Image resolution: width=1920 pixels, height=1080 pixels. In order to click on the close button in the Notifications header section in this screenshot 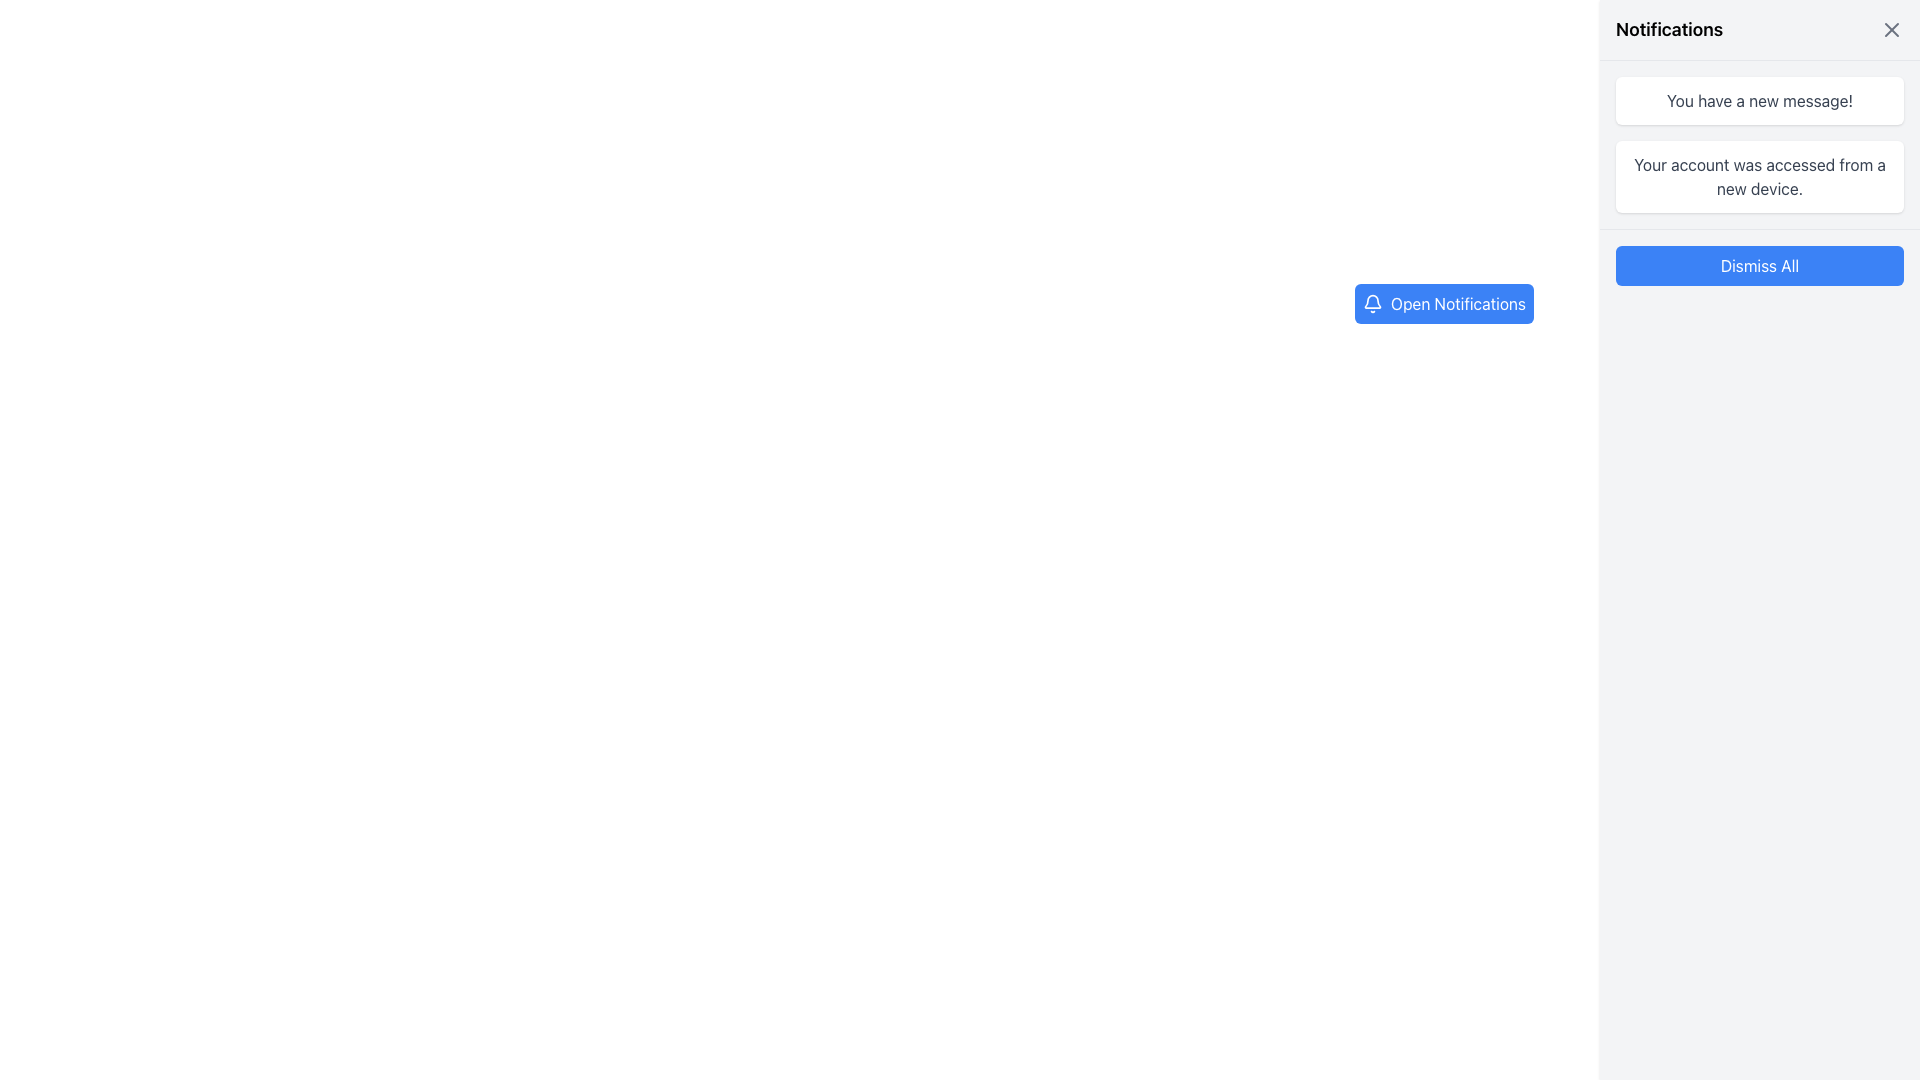, I will do `click(1890, 30)`.